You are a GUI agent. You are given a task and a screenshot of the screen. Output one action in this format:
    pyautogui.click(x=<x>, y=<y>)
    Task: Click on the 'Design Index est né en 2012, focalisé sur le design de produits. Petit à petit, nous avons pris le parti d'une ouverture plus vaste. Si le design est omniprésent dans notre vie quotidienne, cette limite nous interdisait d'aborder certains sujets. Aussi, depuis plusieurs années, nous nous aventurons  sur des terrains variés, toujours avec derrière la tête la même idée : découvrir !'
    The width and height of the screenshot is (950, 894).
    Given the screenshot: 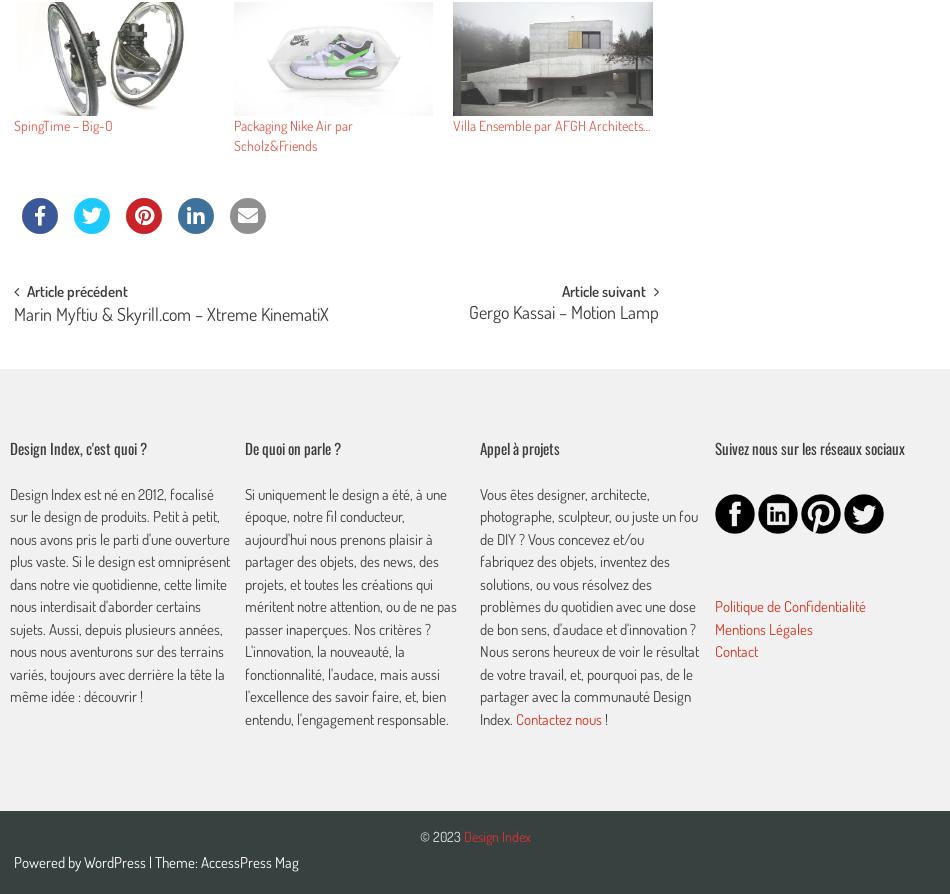 What is the action you would take?
    pyautogui.click(x=119, y=594)
    